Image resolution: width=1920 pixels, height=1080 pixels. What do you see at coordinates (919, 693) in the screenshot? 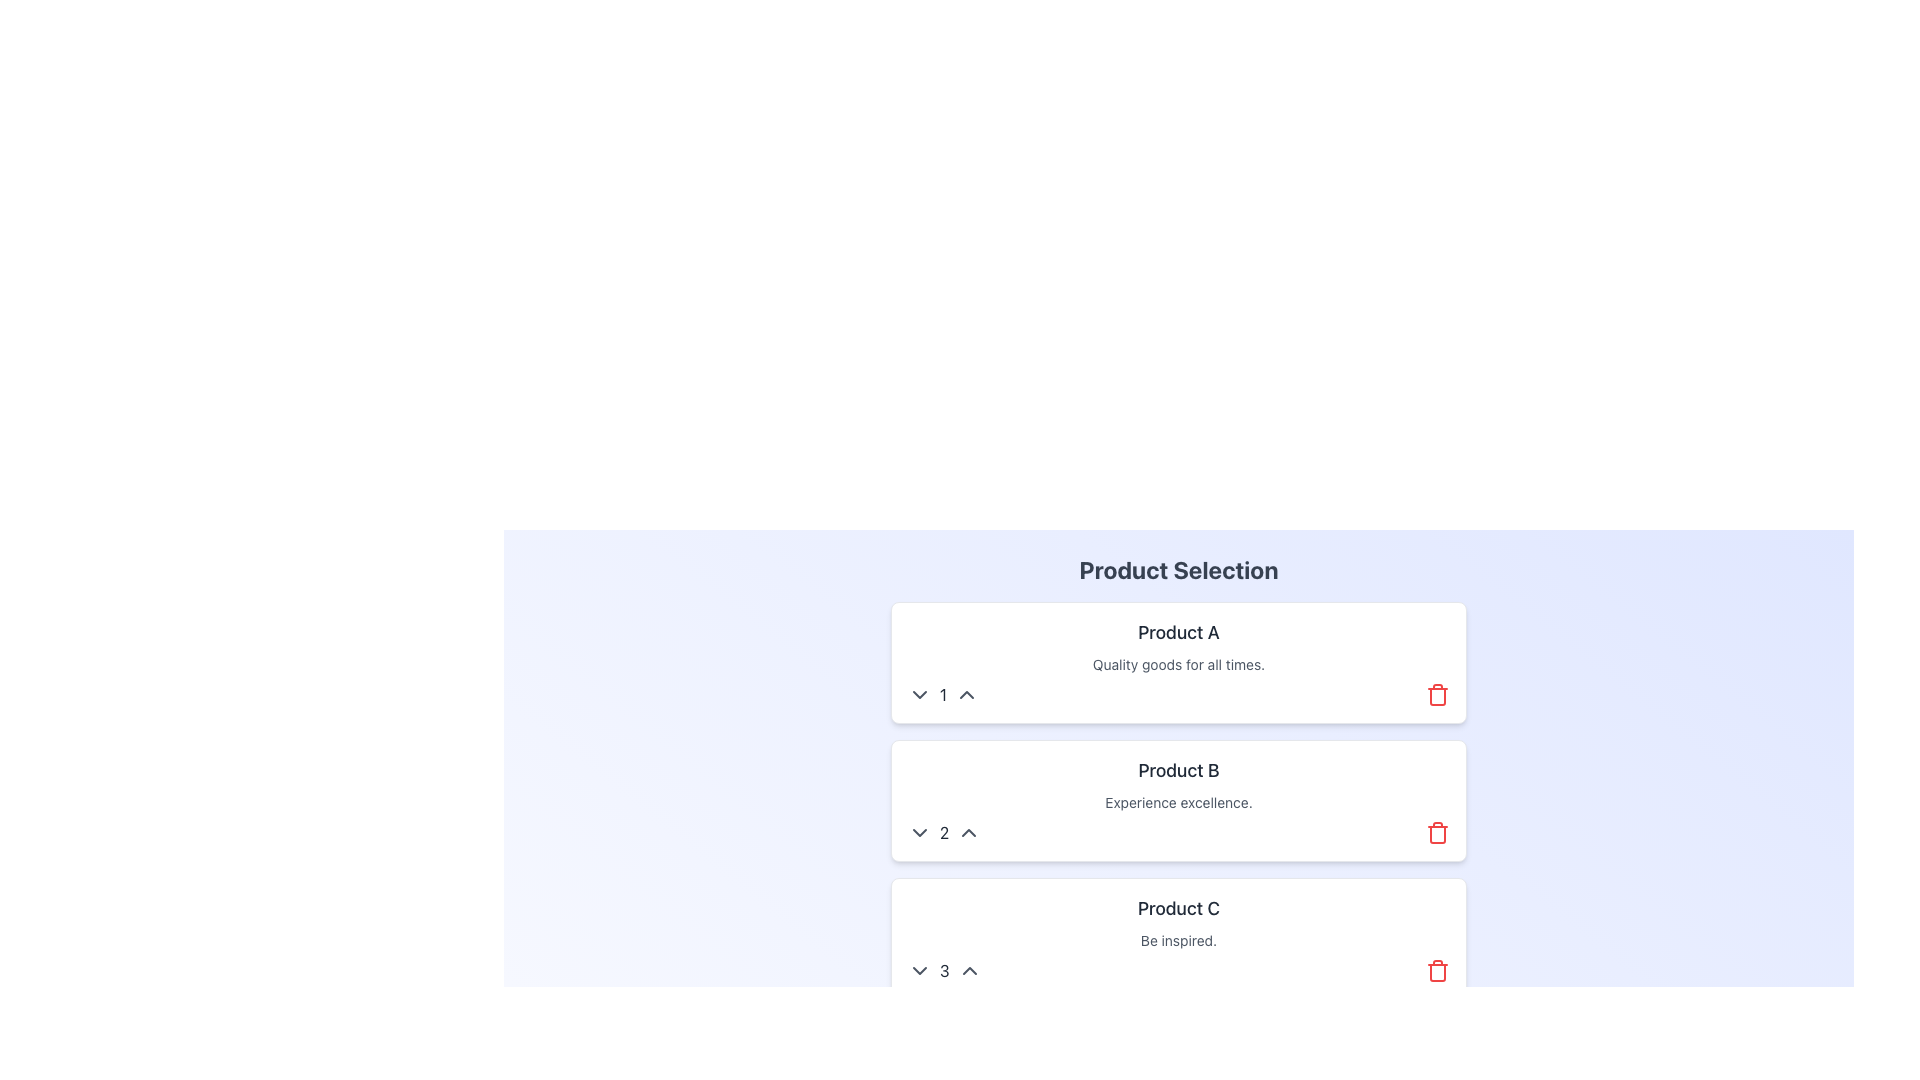
I see `the downward-pointing arrow icon of the Dropdown trigger button located in the top left of the 'Product A' card` at bounding box center [919, 693].